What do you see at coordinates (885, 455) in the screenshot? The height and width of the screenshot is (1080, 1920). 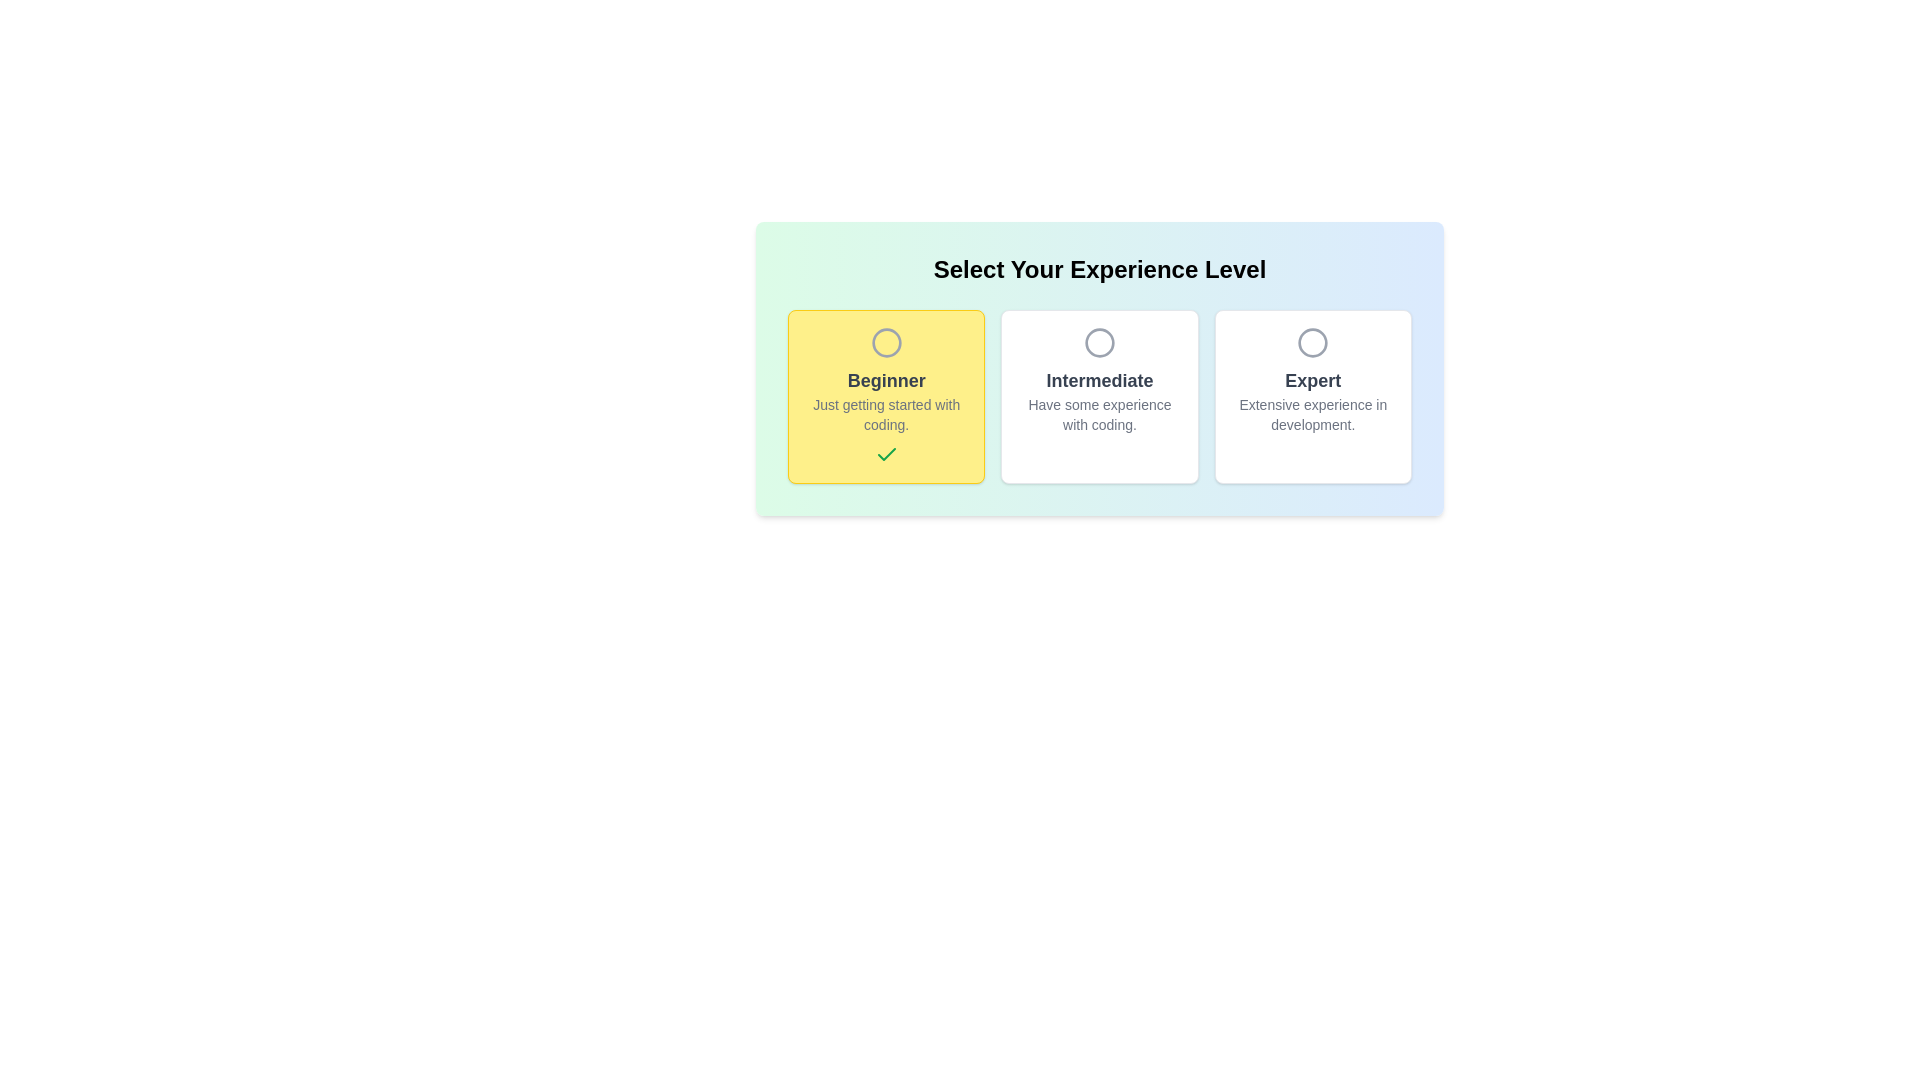 I see `the selection indicator represented by the checkmark icon located in the lower area of the 'Beginner' selection card` at bounding box center [885, 455].